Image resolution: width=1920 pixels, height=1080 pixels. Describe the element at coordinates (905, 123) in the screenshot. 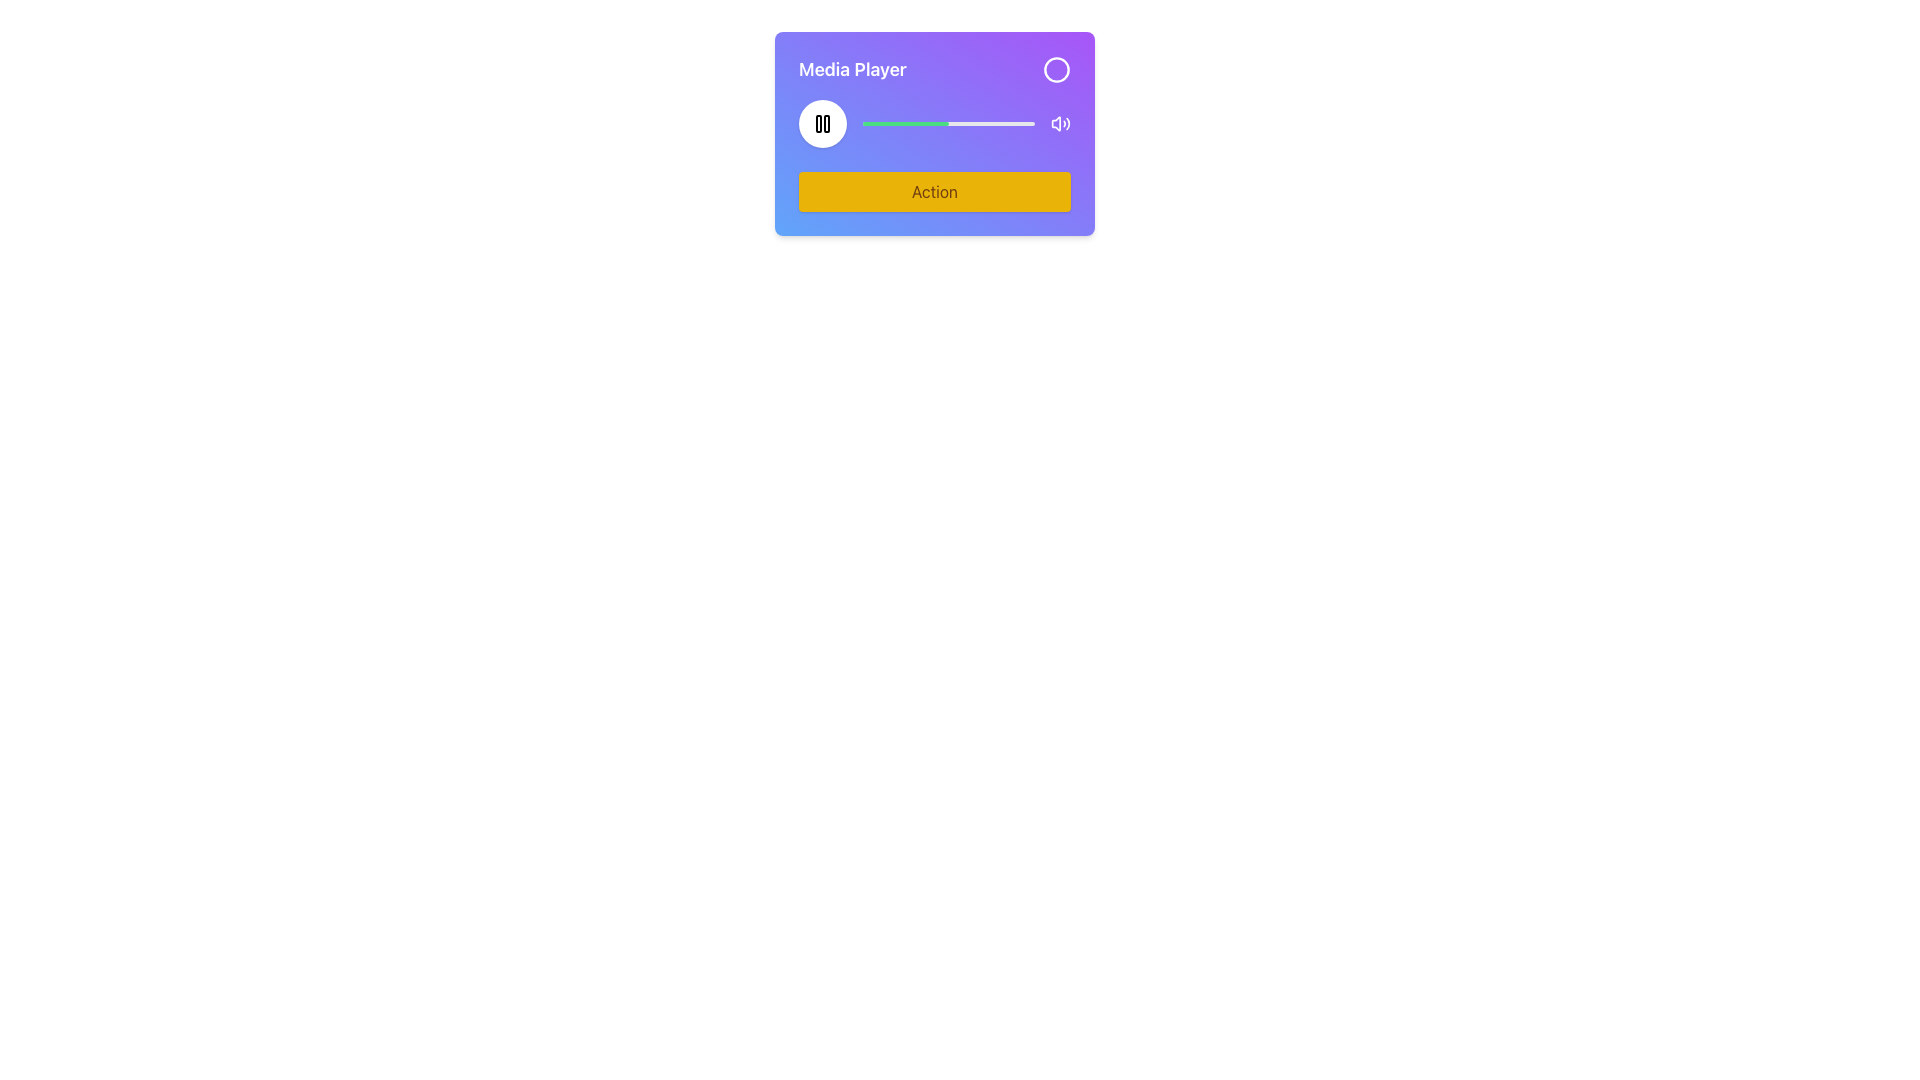

I see `the Progress Bar located at the upper half of the media player's card layout, which visually indicates progress for the associated media player` at that location.